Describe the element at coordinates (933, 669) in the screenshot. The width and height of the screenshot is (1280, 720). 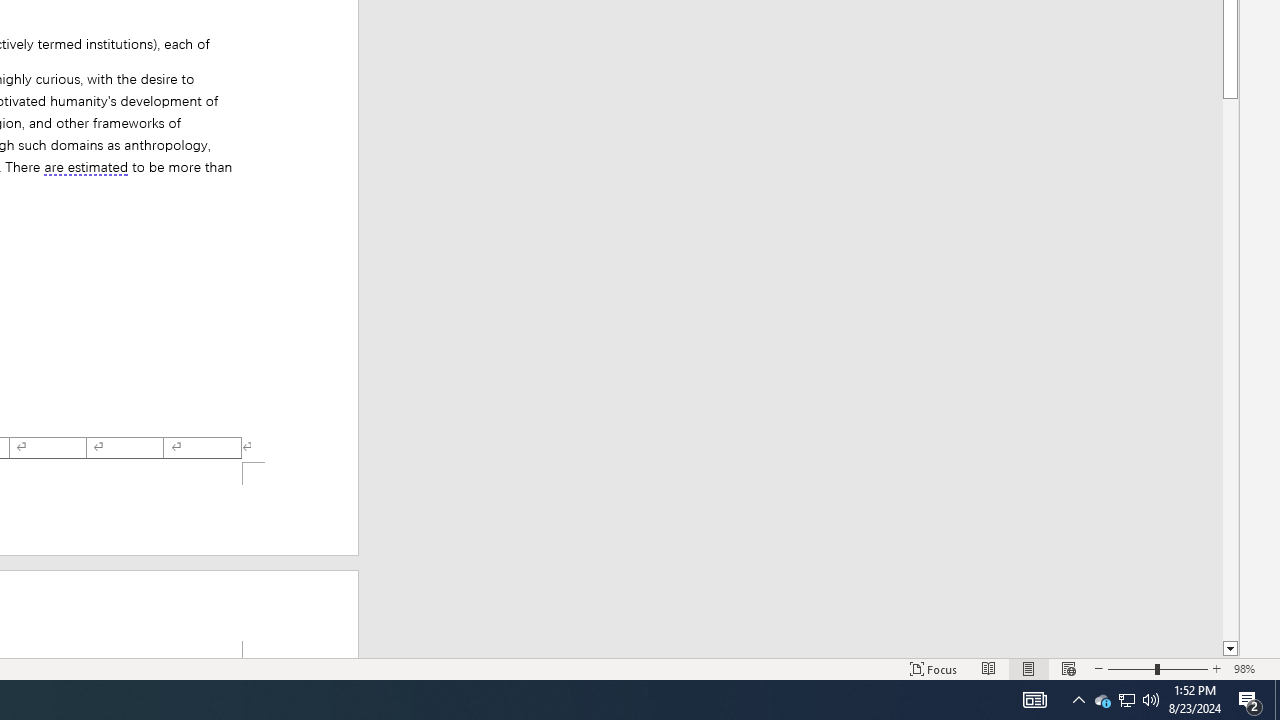
I see `'Focus '` at that location.